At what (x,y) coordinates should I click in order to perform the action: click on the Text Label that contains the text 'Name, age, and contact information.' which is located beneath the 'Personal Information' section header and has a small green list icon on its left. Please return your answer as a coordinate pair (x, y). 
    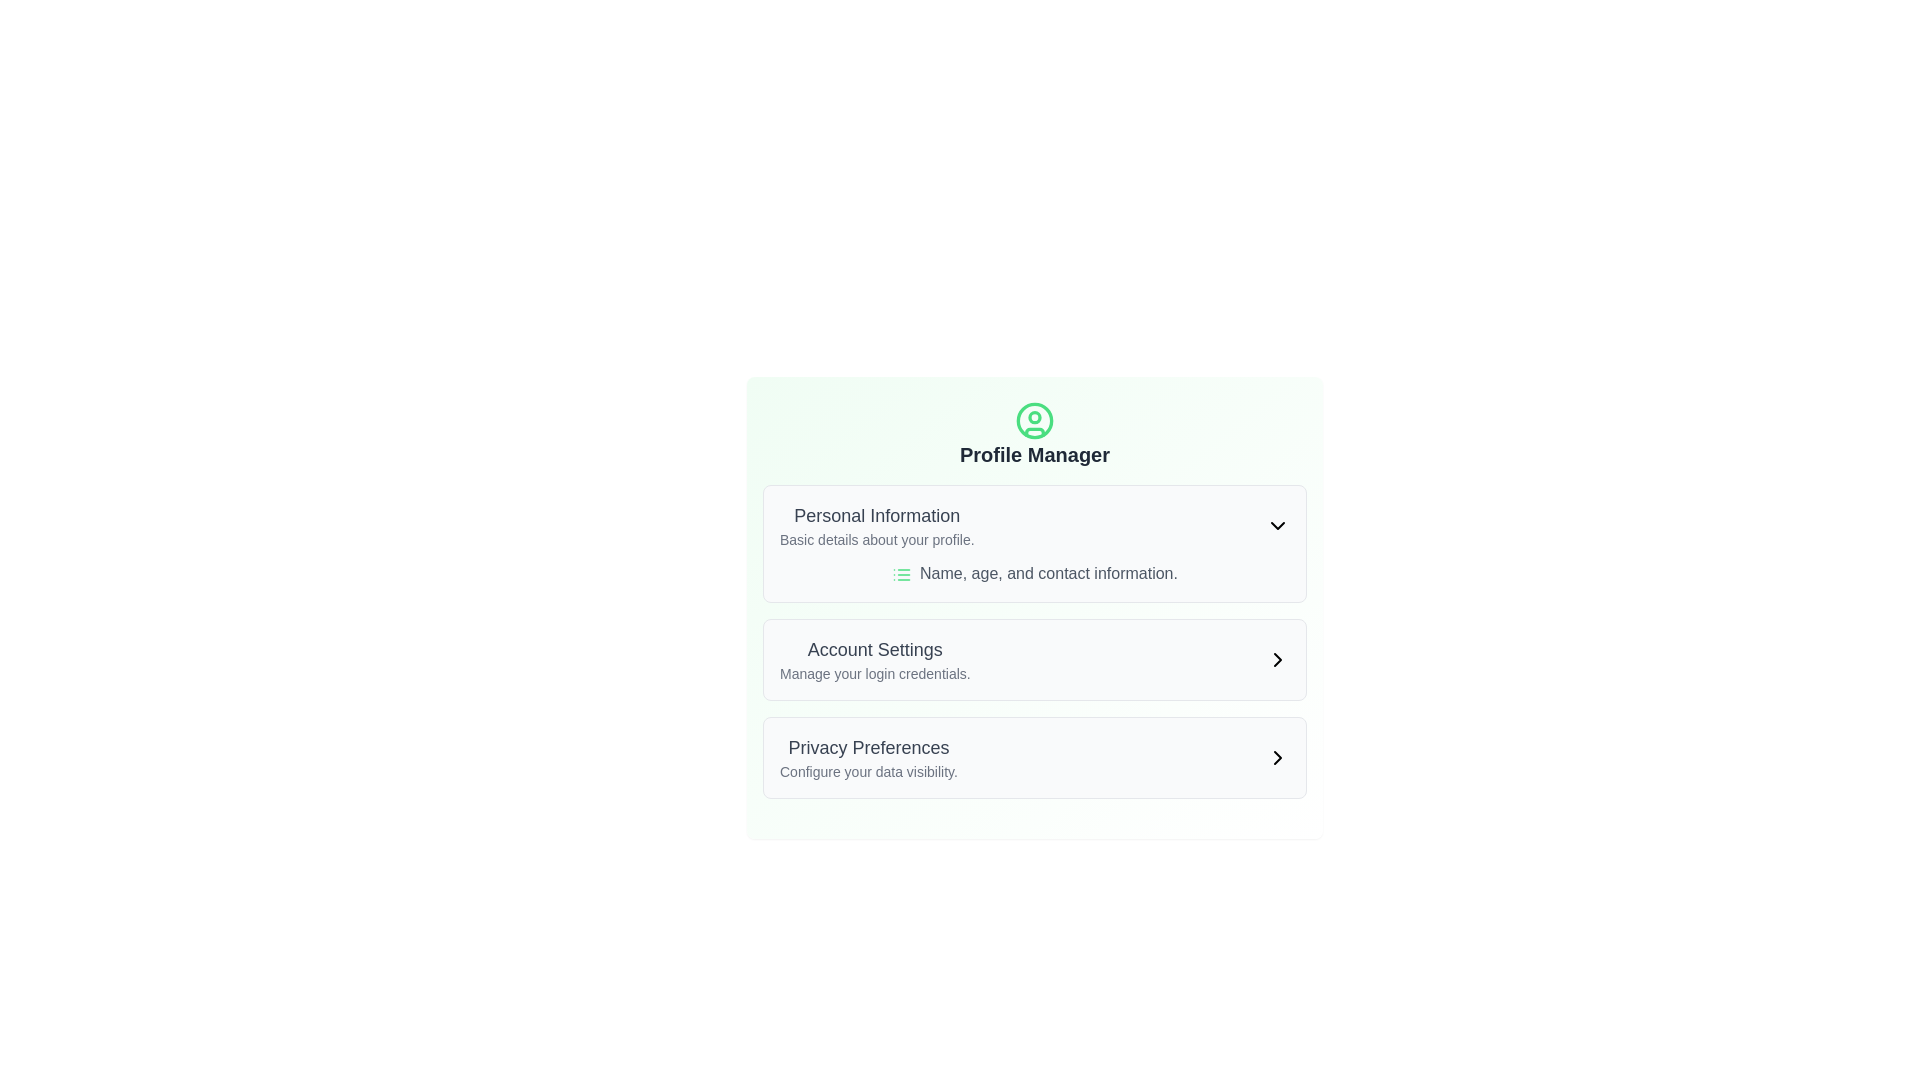
    Looking at the image, I should click on (1035, 574).